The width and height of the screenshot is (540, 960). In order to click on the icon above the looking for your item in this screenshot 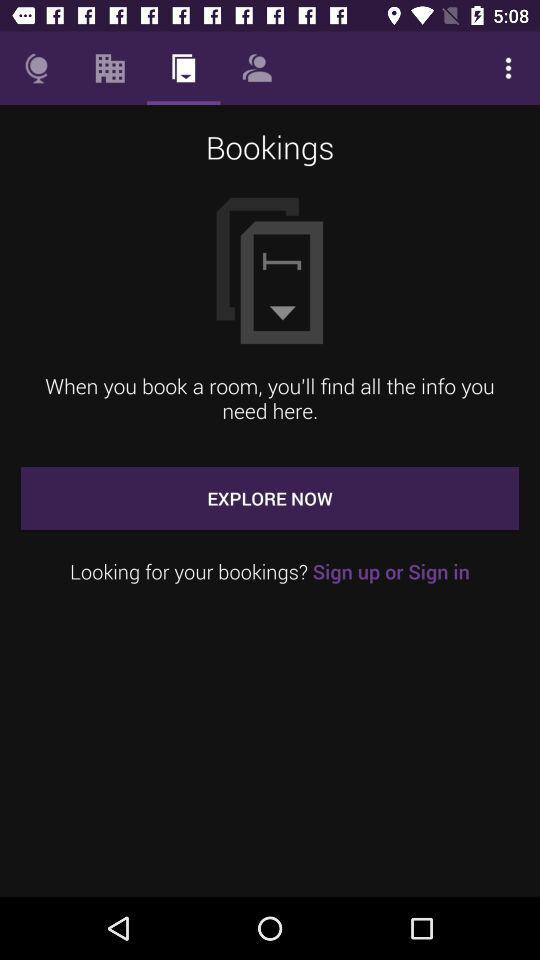, I will do `click(270, 497)`.